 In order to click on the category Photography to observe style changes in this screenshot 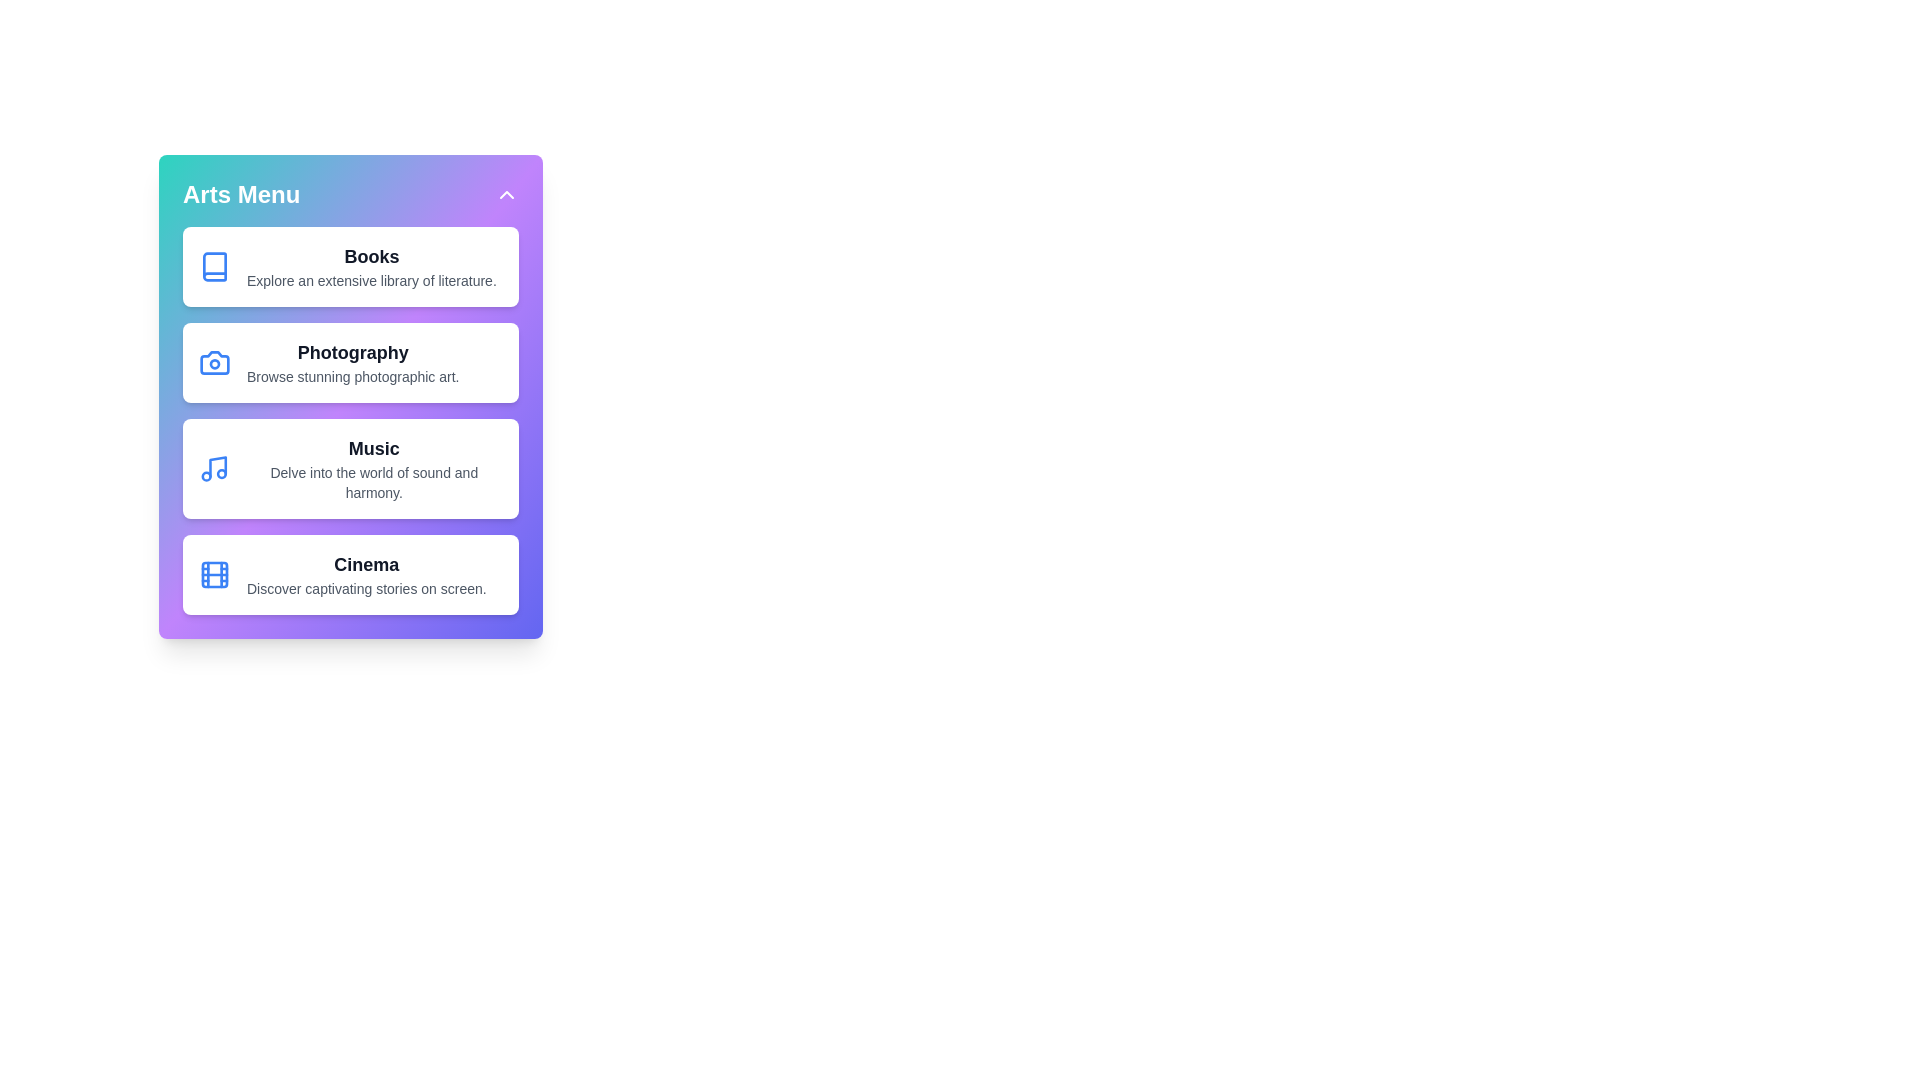, I will do `click(350, 362)`.